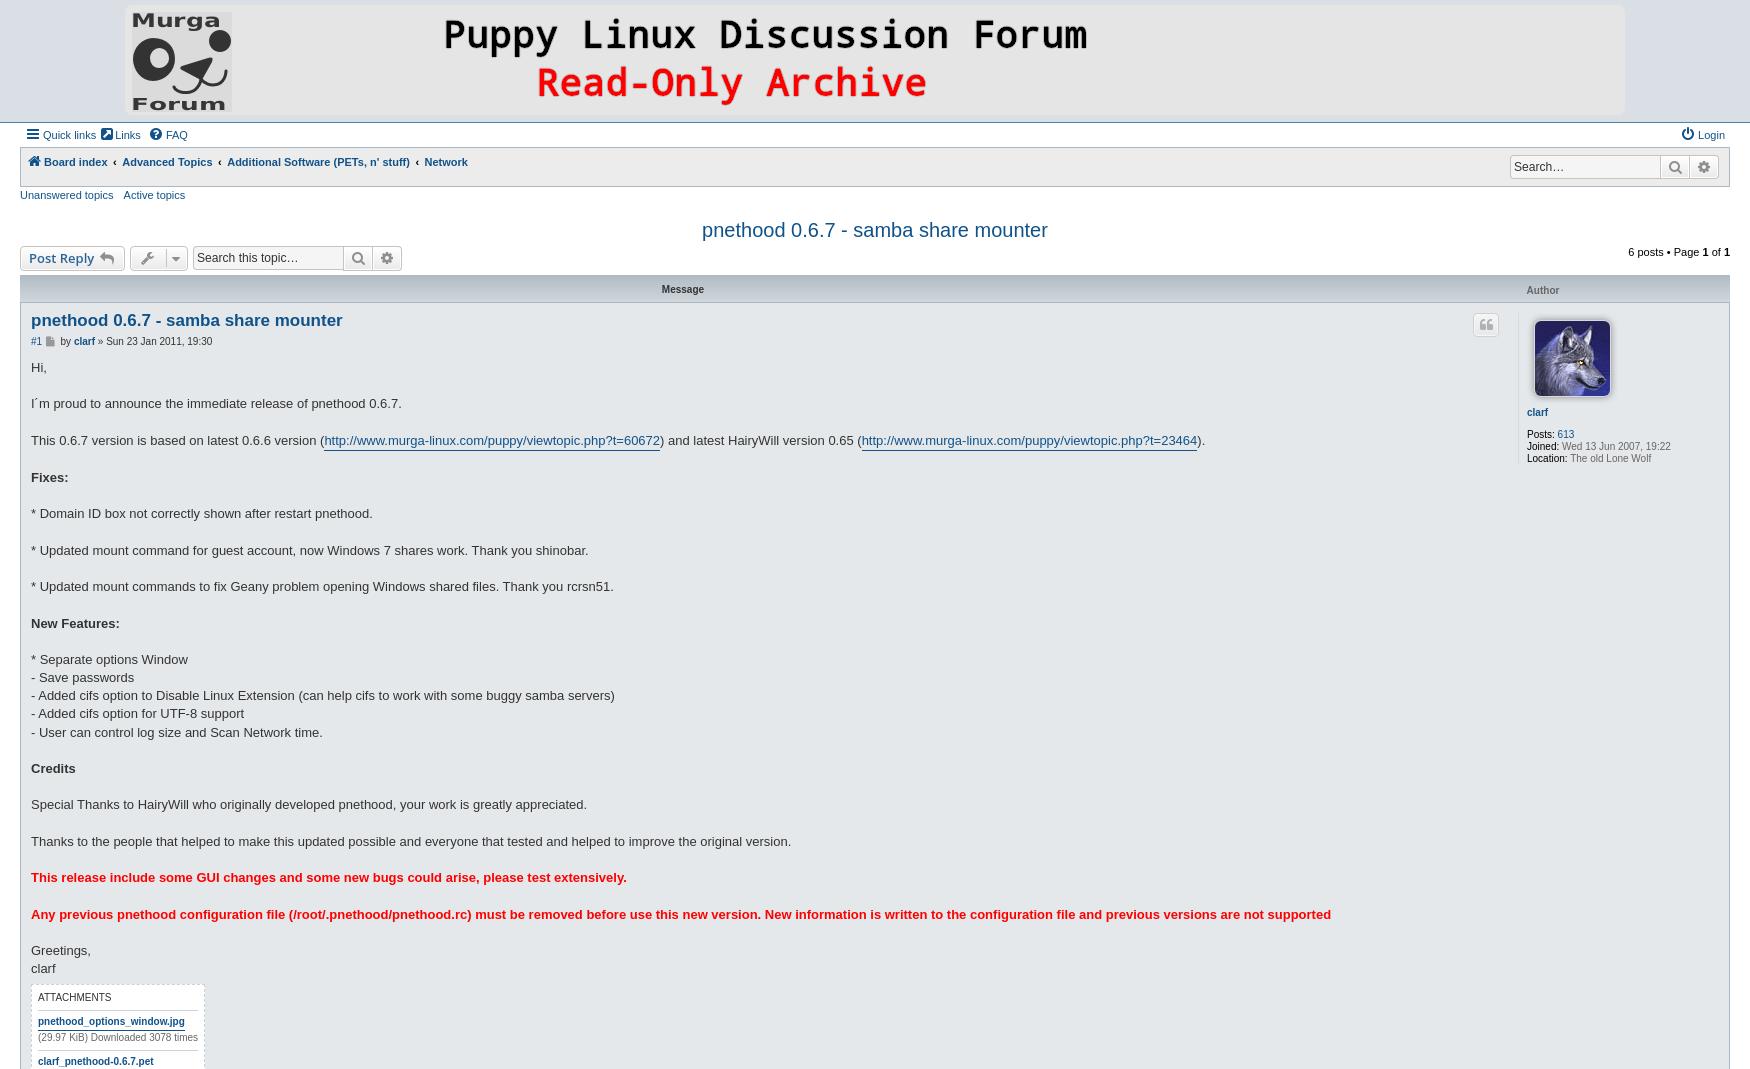  Describe the element at coordinates (226, 161) in the screenshot. I see `'Additional Software (PETs, n' stuff)'` at that location.